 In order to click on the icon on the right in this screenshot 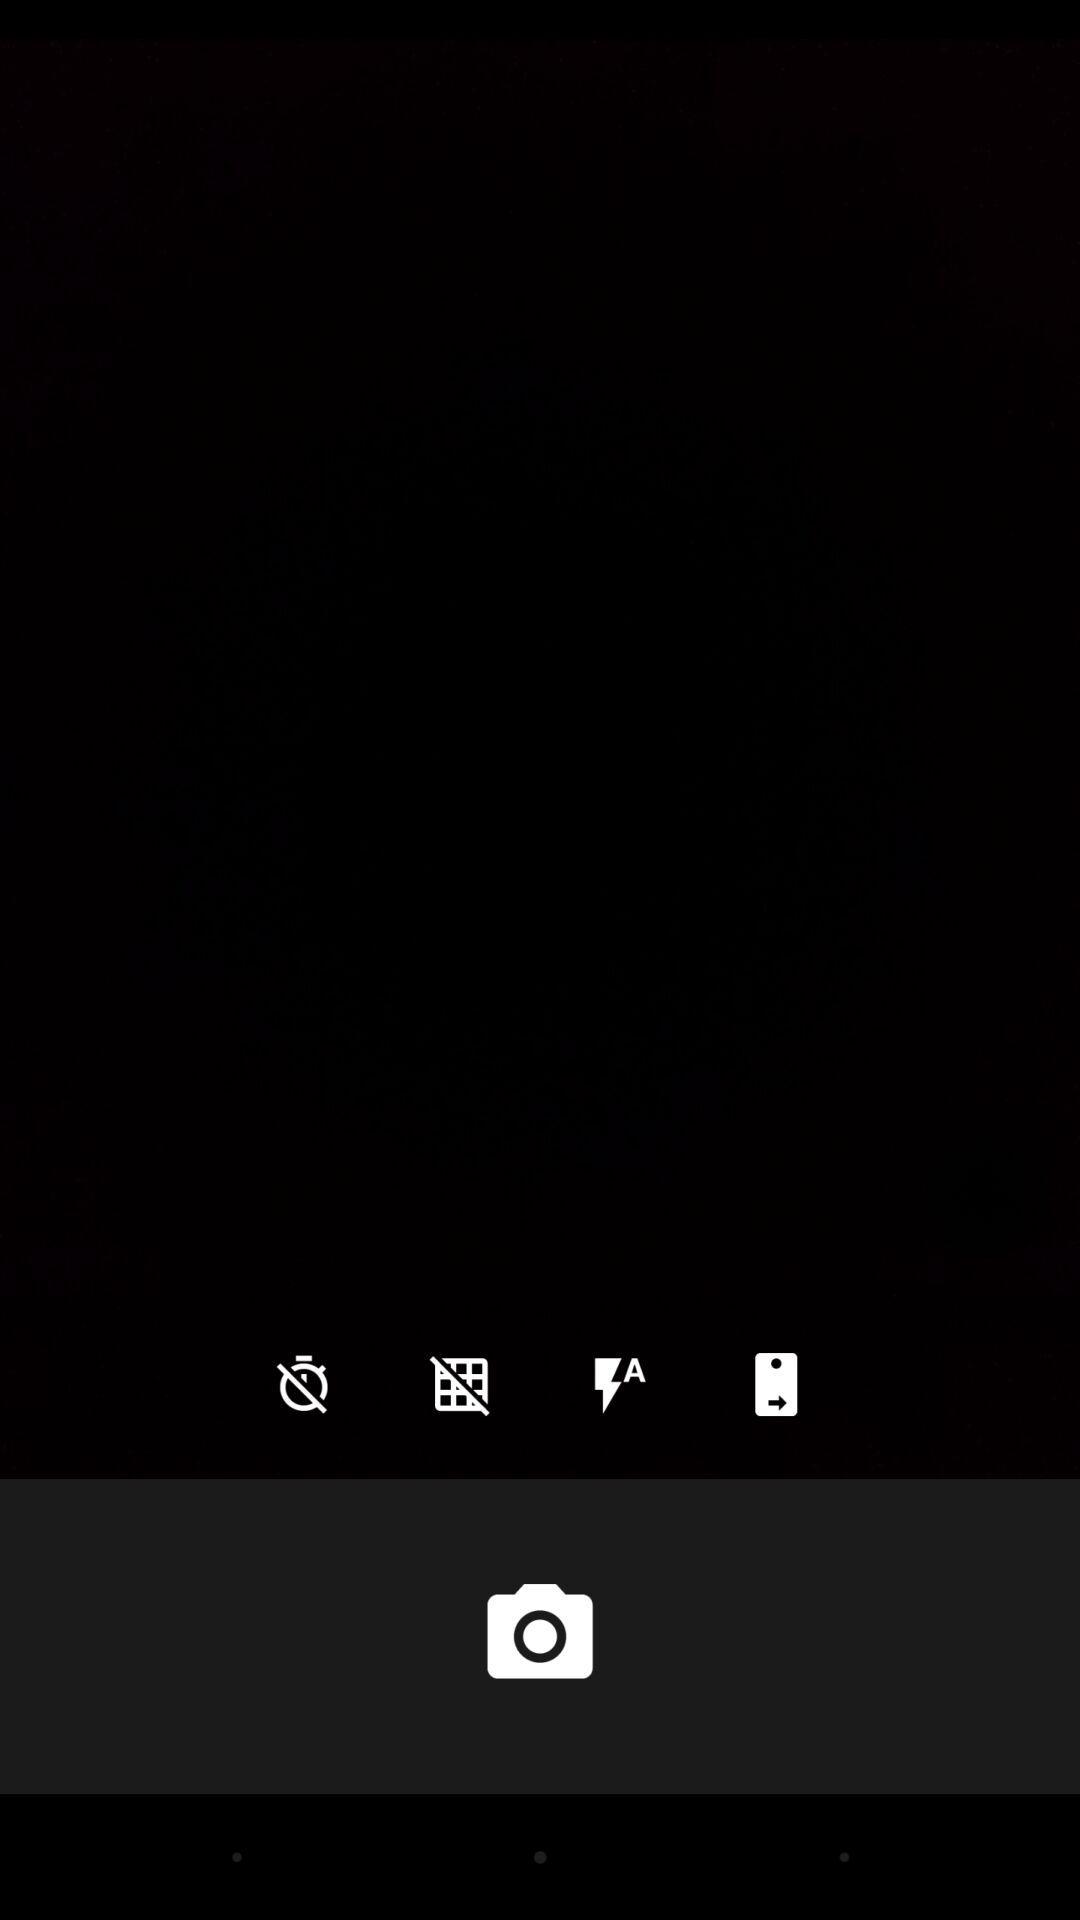, I will do `click(984, 1195)`.